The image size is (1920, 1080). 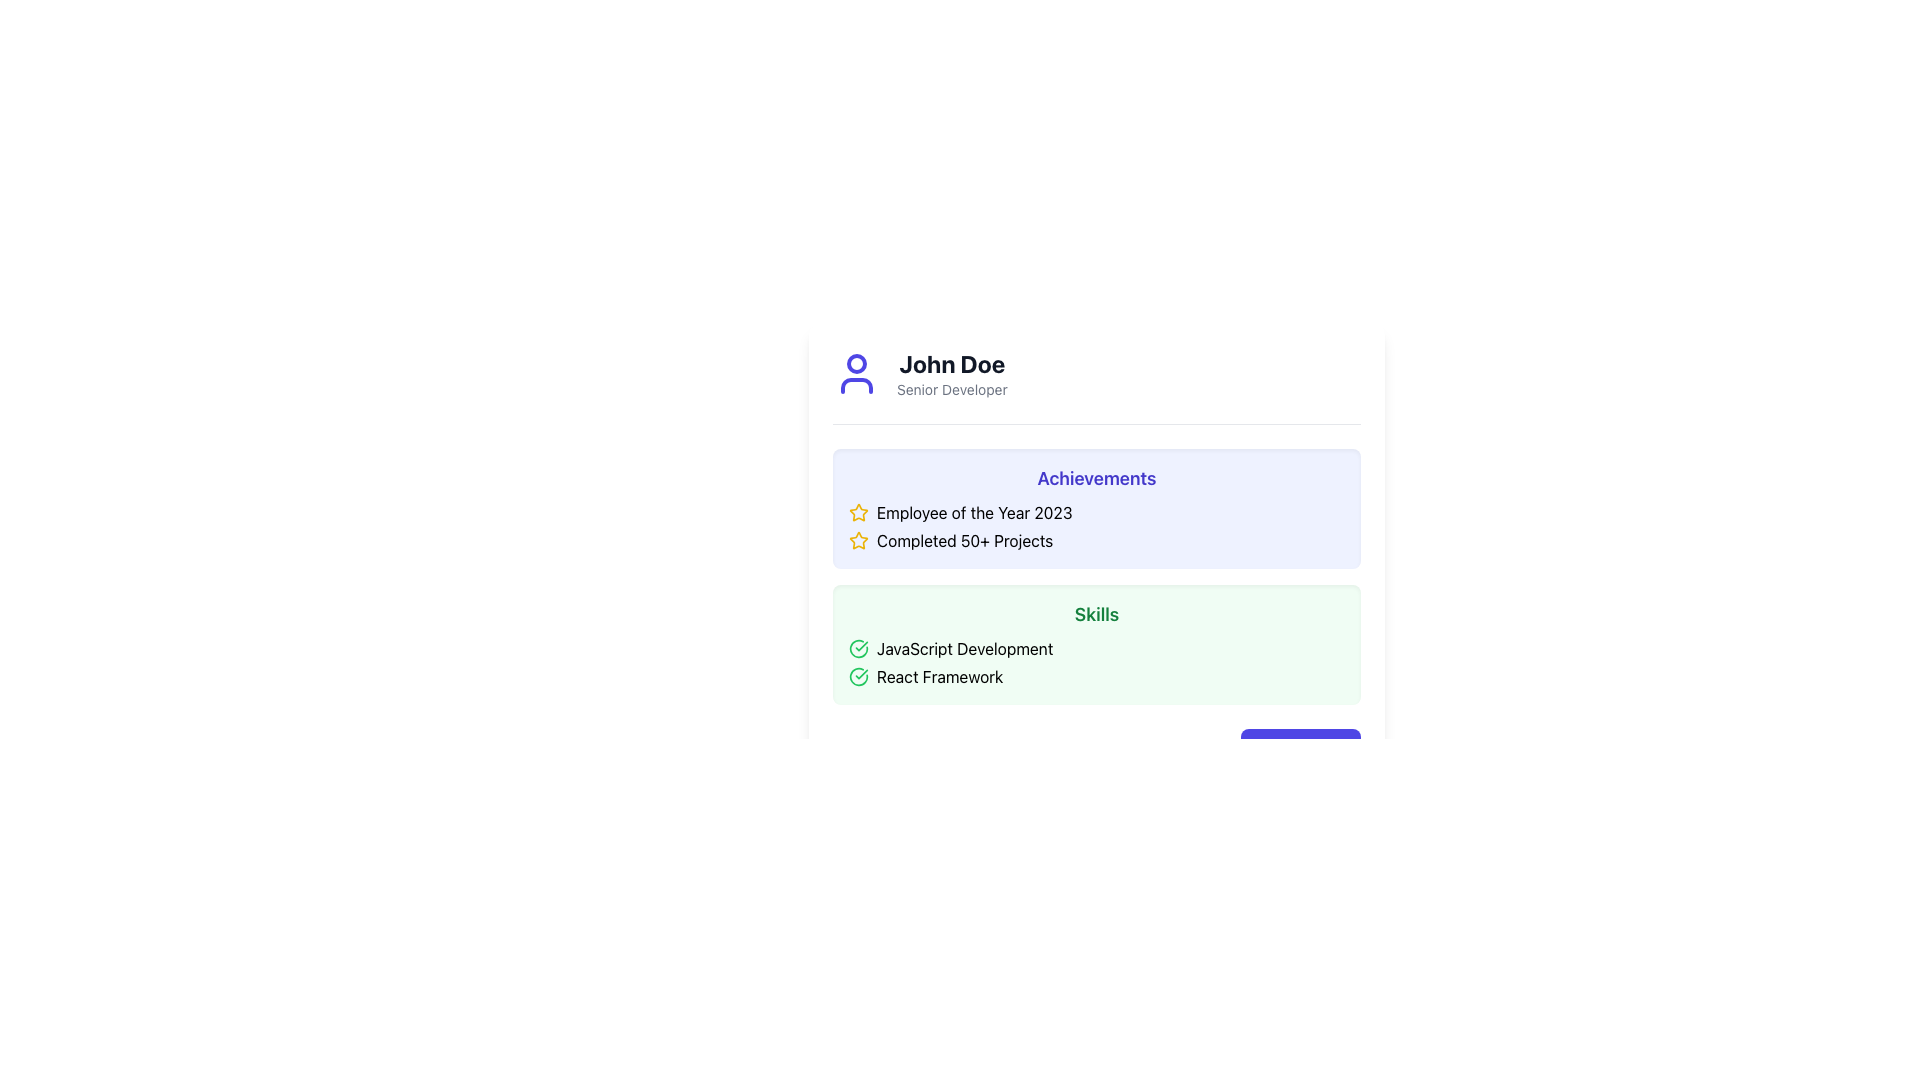 What do you see at coordinates (859, 540) in the screenshot?
I see `the star icon in the Achievements section, which symbolizes completion and is located to the left of the 'Completed 50+ Projects' text` at bounding box center [859, 540].